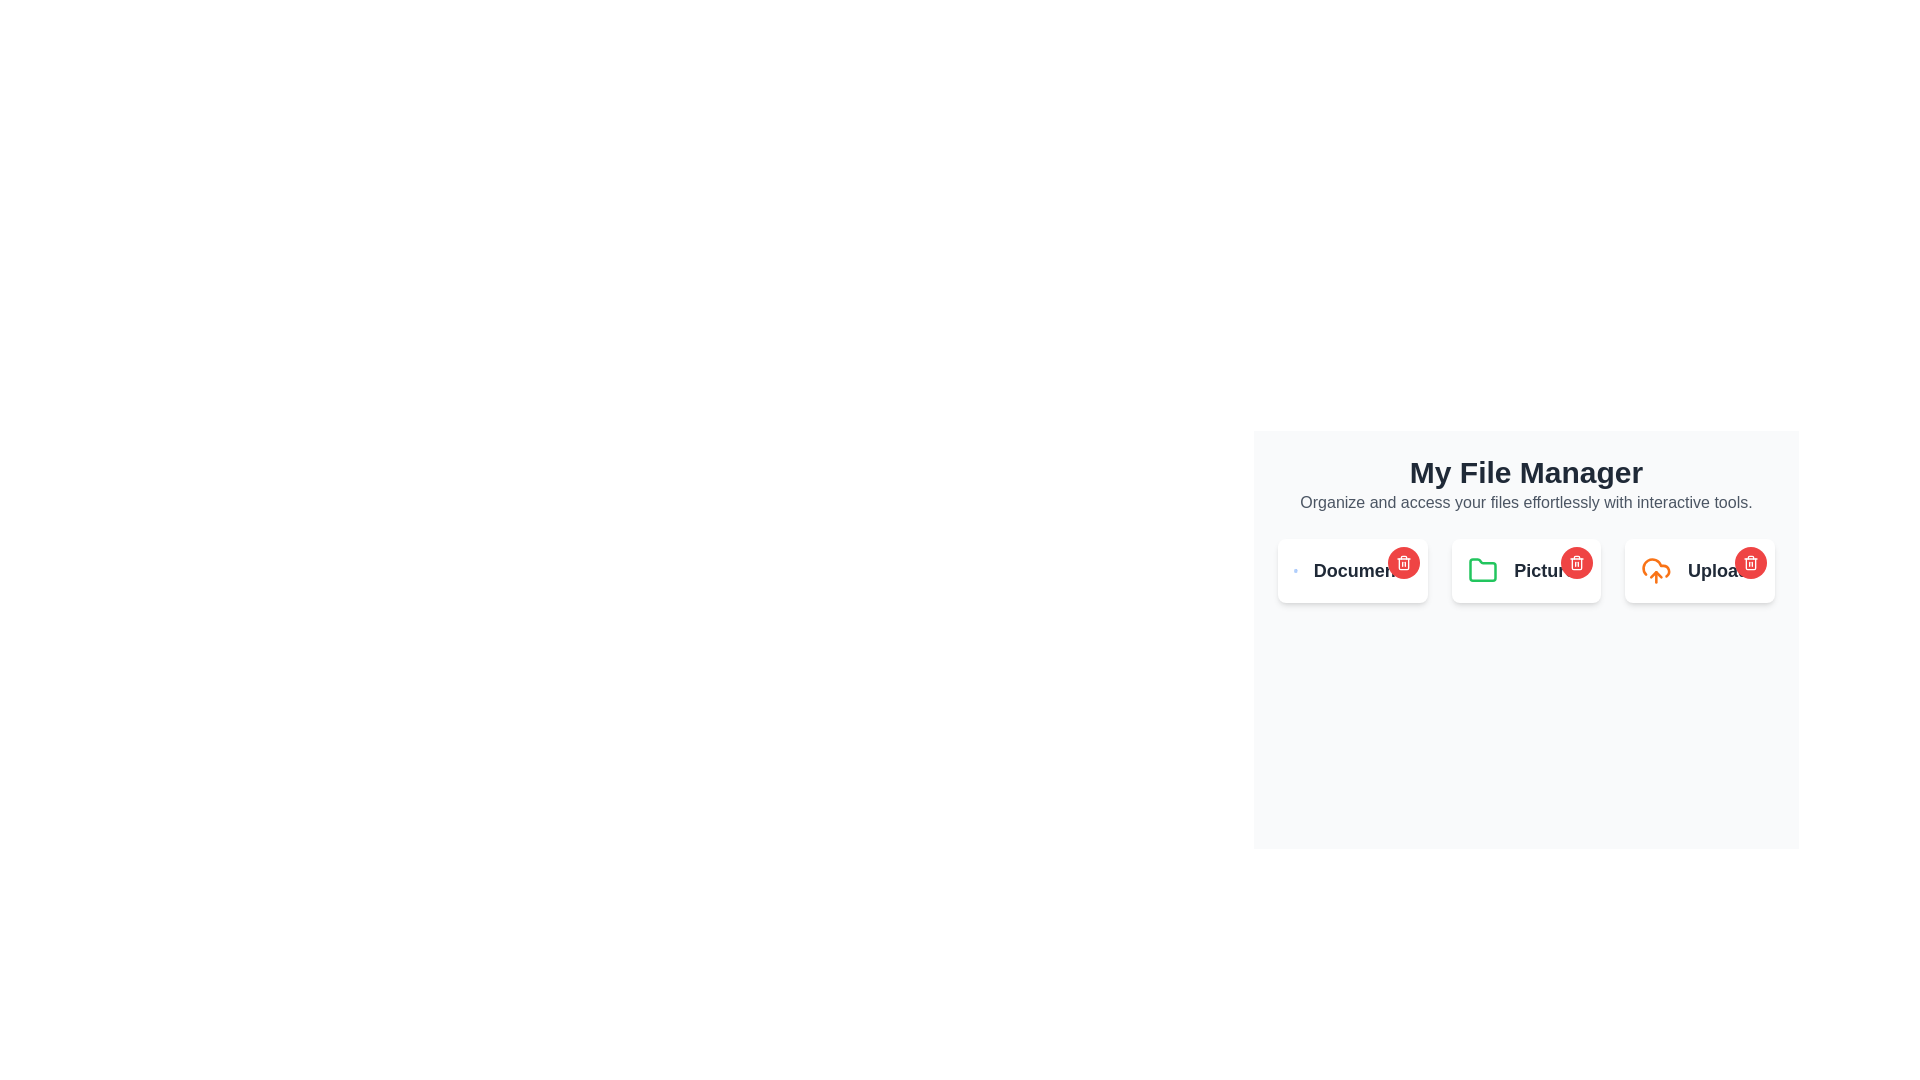 The image size is (1920, 1080). What do you see at coordinates (1548, 570) in the screenshot?
I see `the static text label that identifies the associated folder, positioned between the folder icon and a red circular delete icon` at bounding box center [1548, 570].